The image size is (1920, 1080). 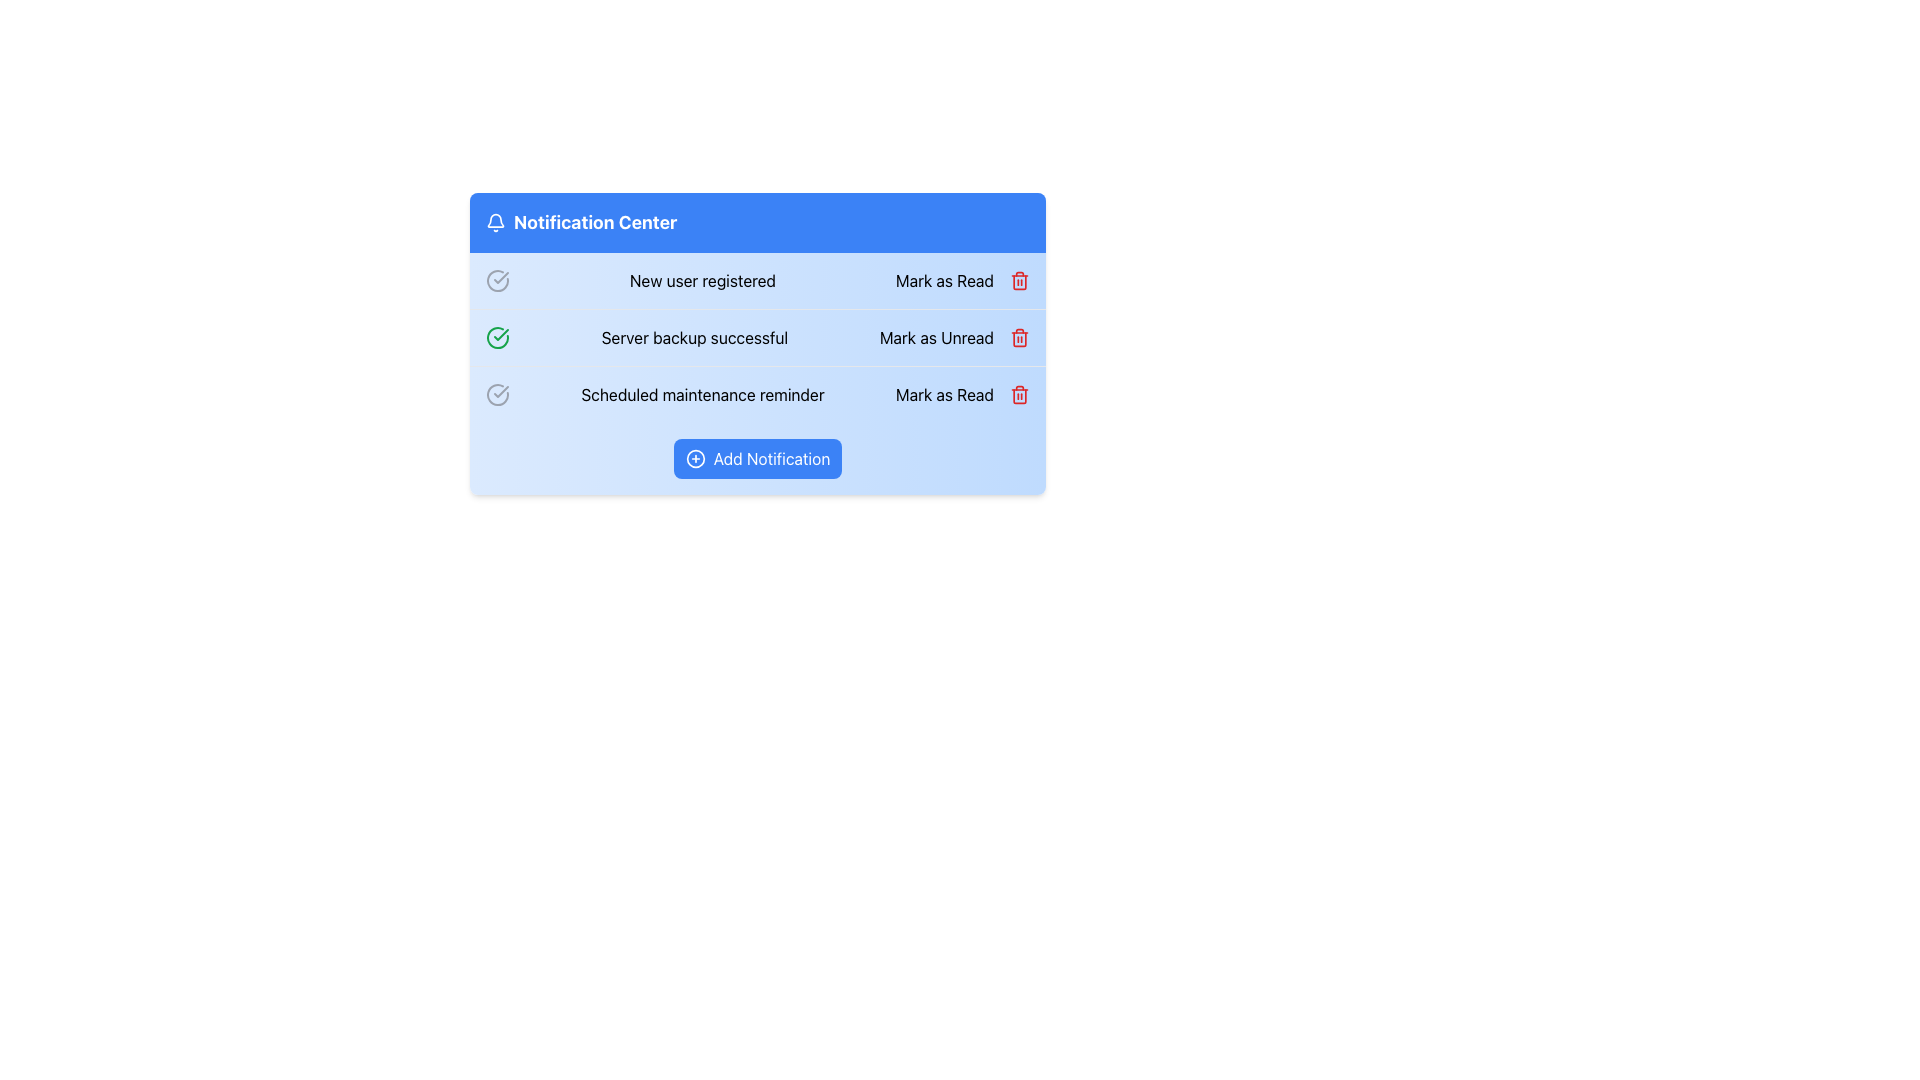 I want to click on the green circular icon with a checkmark inside, which indicates the status of 'Server backup successful' in the Notification Center, located in the second row as the leftmost icon, so click(x=498, y=337).